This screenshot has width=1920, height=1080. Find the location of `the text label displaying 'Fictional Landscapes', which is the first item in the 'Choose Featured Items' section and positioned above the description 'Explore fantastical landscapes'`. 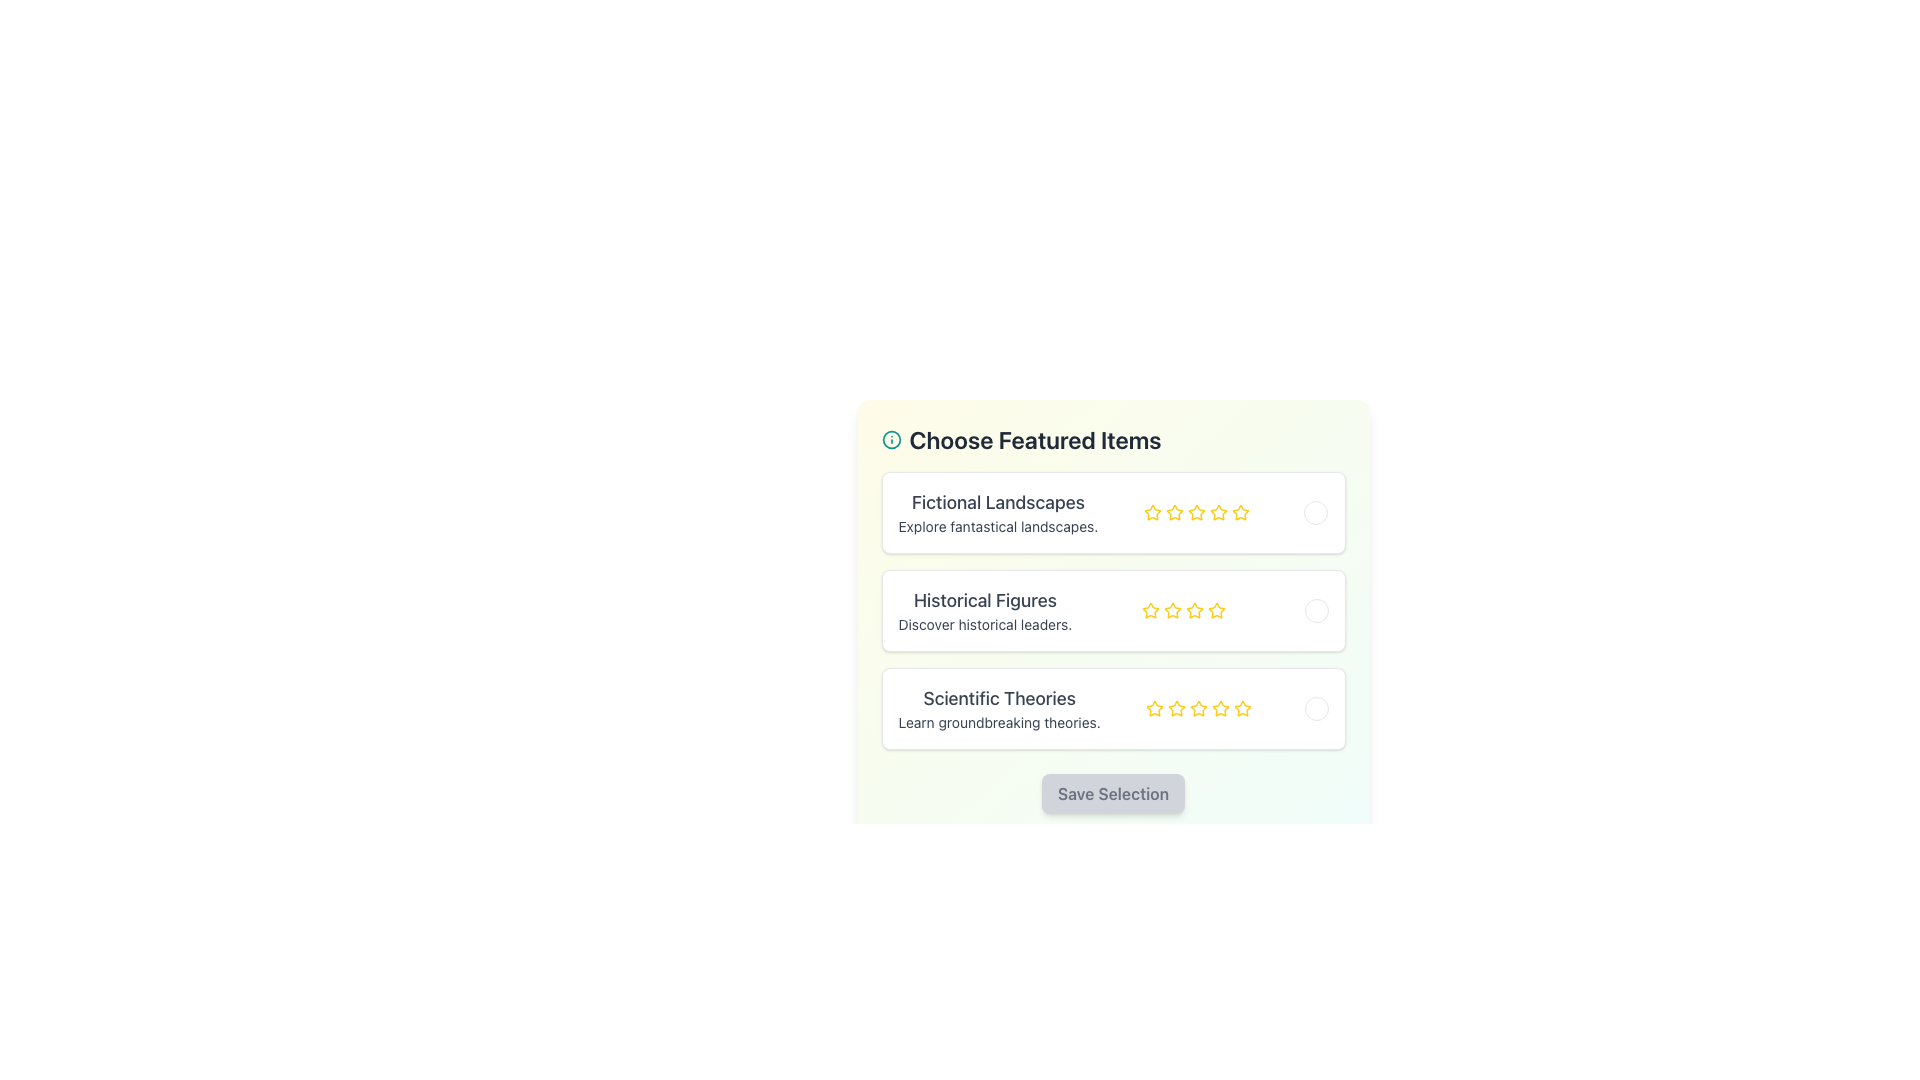

the text label displaying 'Fictional Landscapes', which is the first item in the 'Choose Featured Items' section and positioned above the description 'Explore fantastical landscapes' is located at coordinates (998, 501).